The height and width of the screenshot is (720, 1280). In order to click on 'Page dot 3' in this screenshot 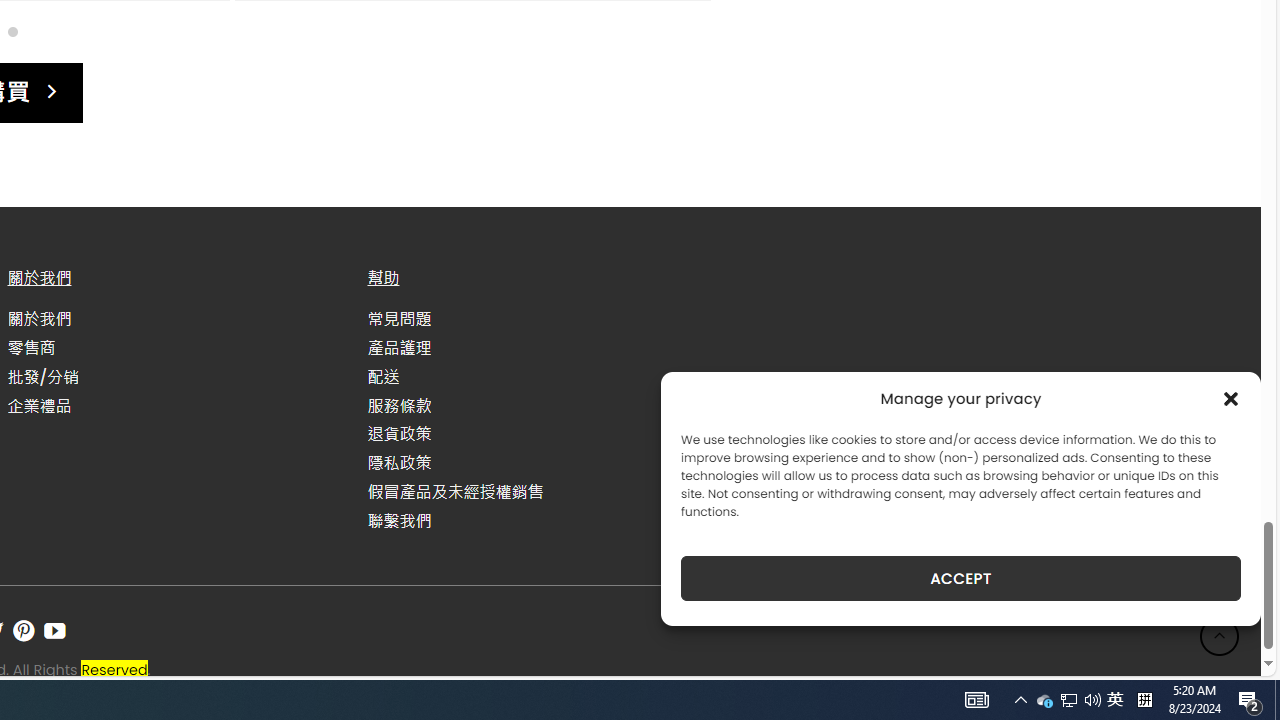, I will do `click(12, 31)`.